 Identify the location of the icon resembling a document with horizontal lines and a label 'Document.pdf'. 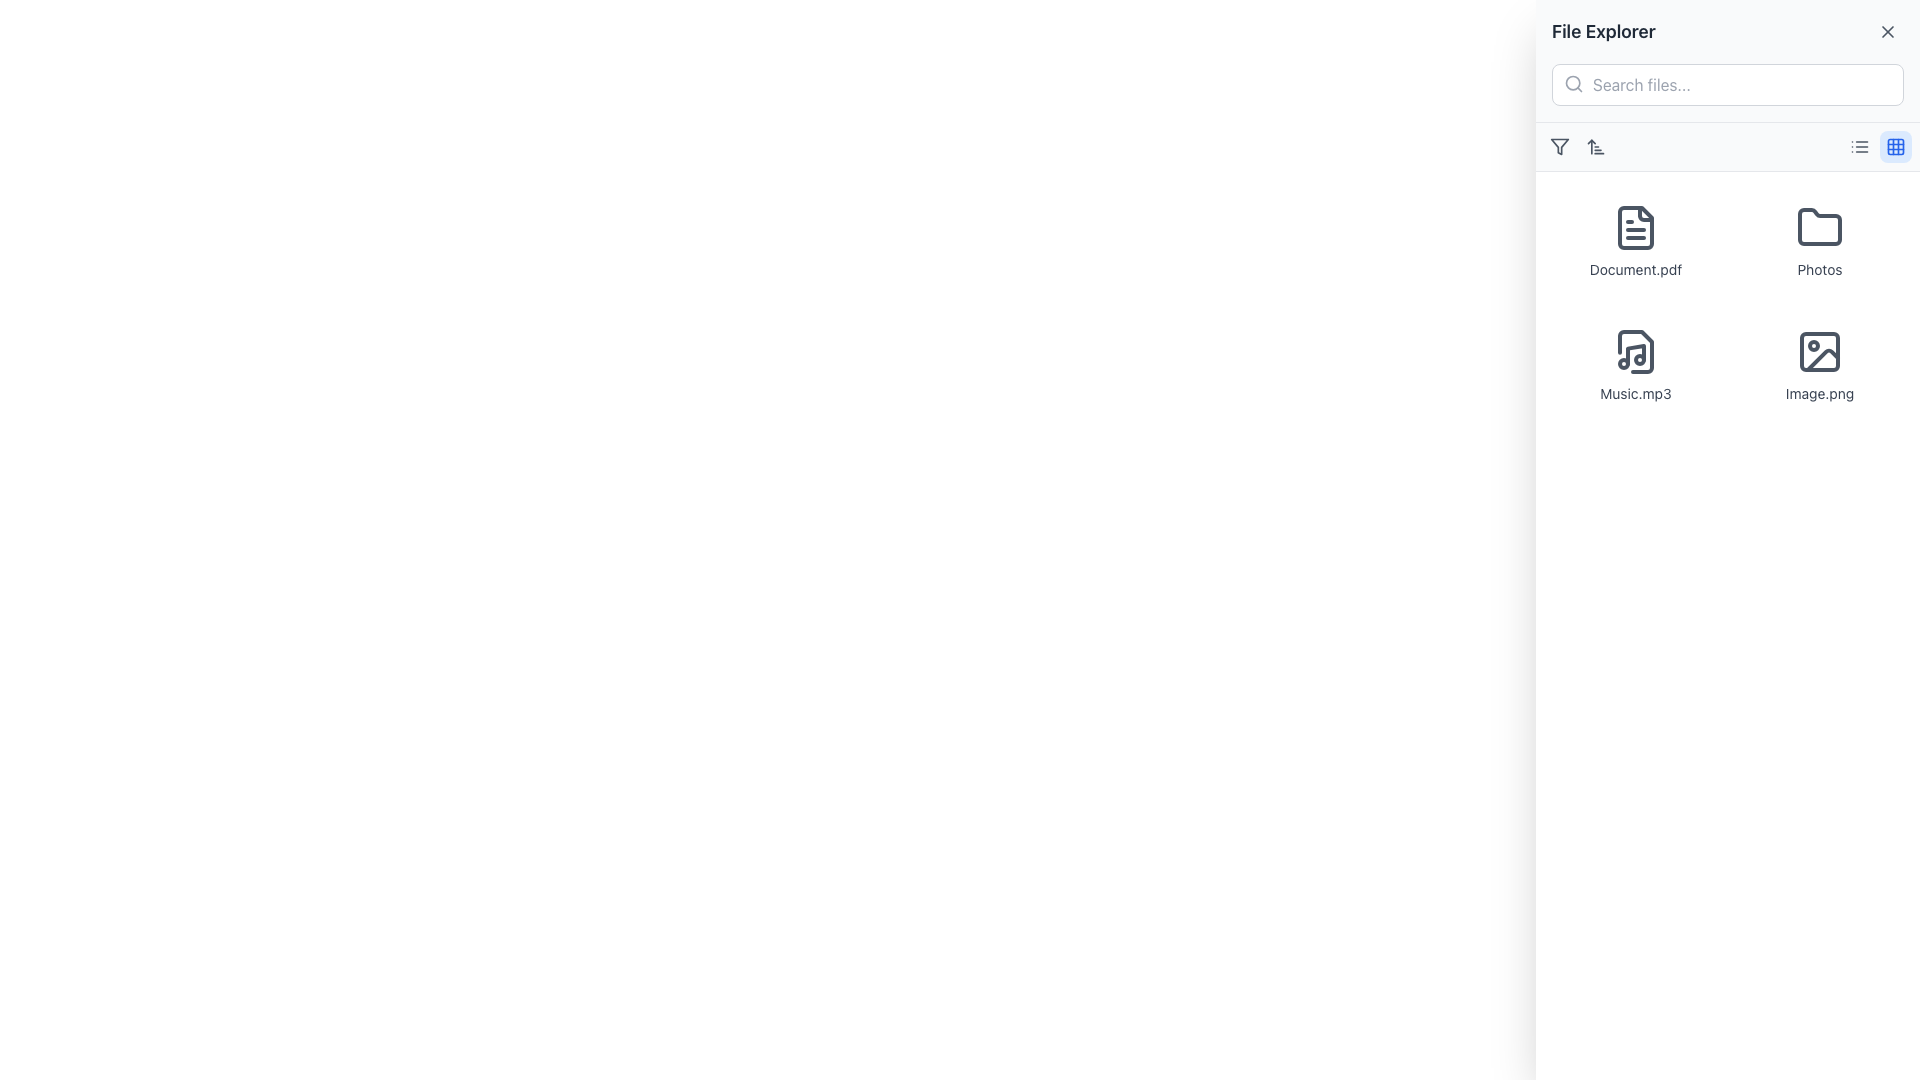
(1636, 226).